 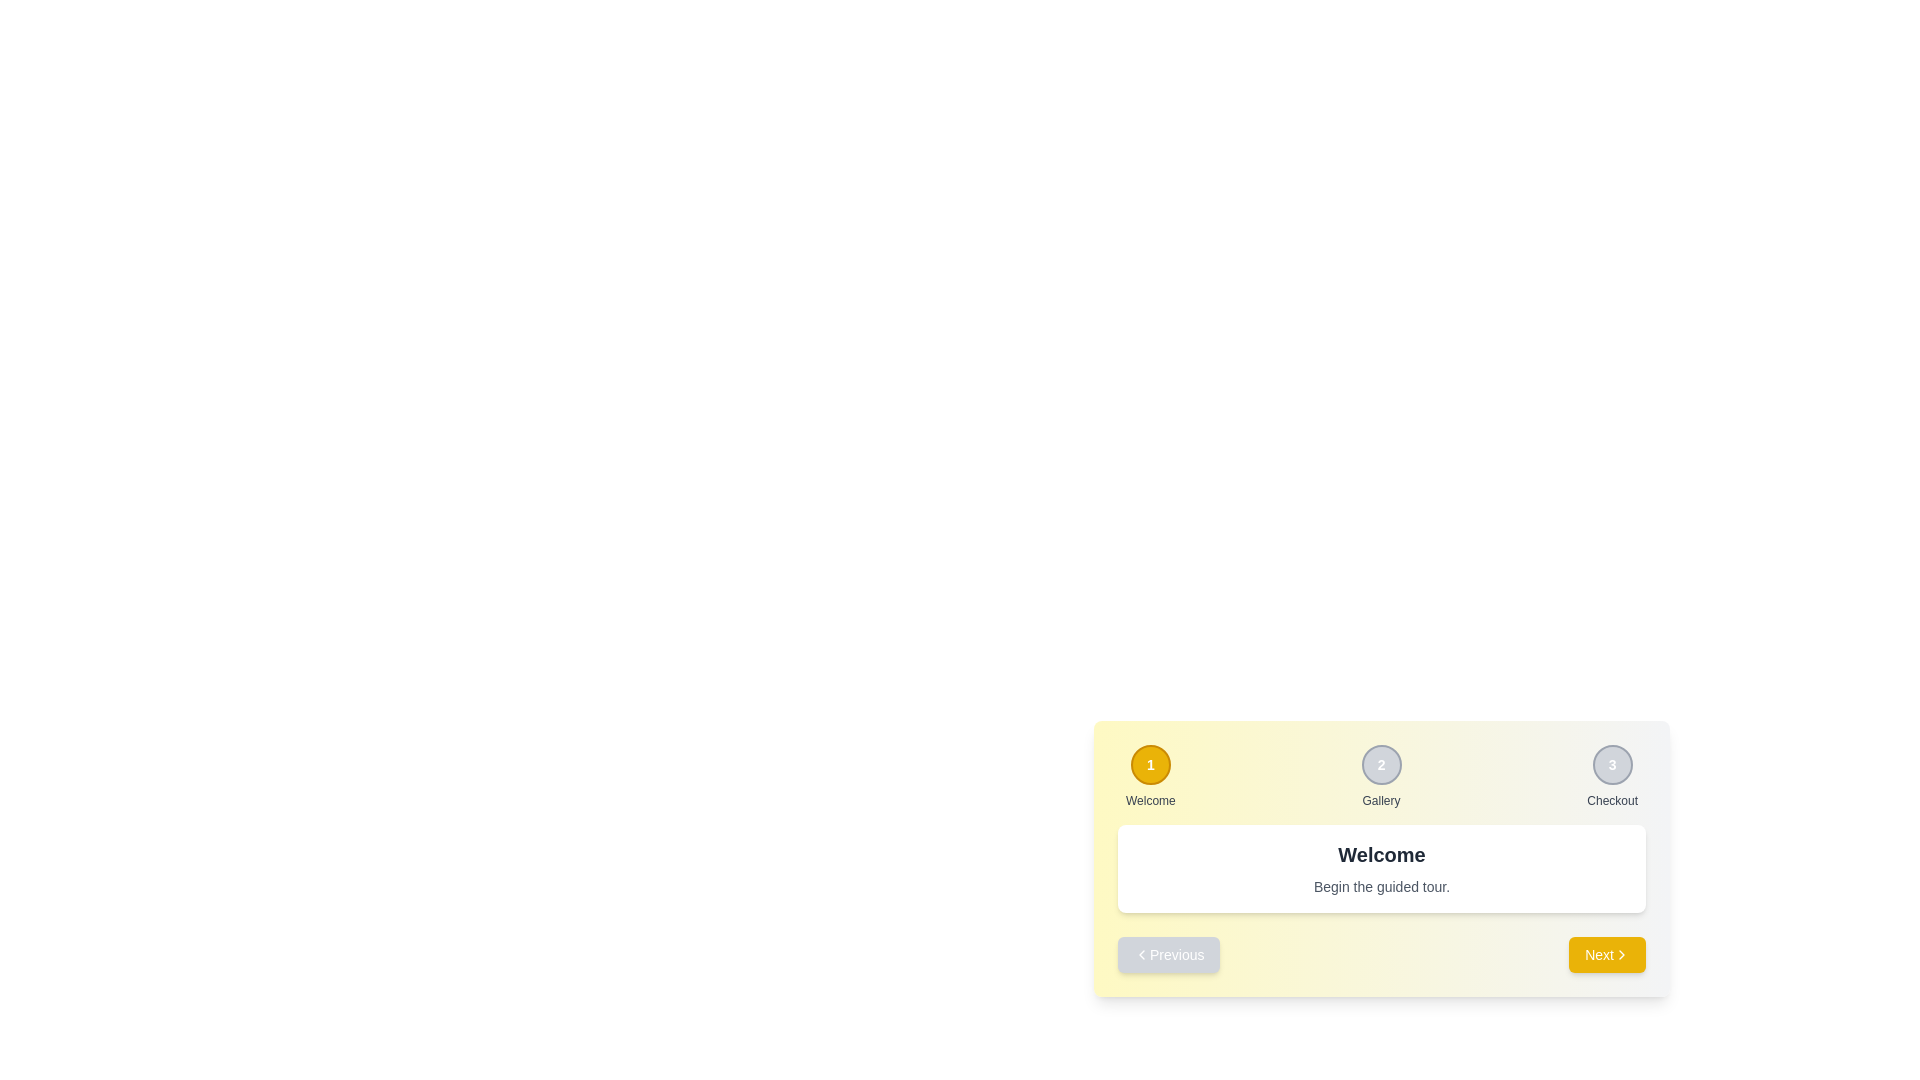 I want to click on the Step indicator (non-interactive) which is a circular component featuring a light gray background, dark gray border, and the bold white digit '3' centered within it, so click(x=1612, y=764).